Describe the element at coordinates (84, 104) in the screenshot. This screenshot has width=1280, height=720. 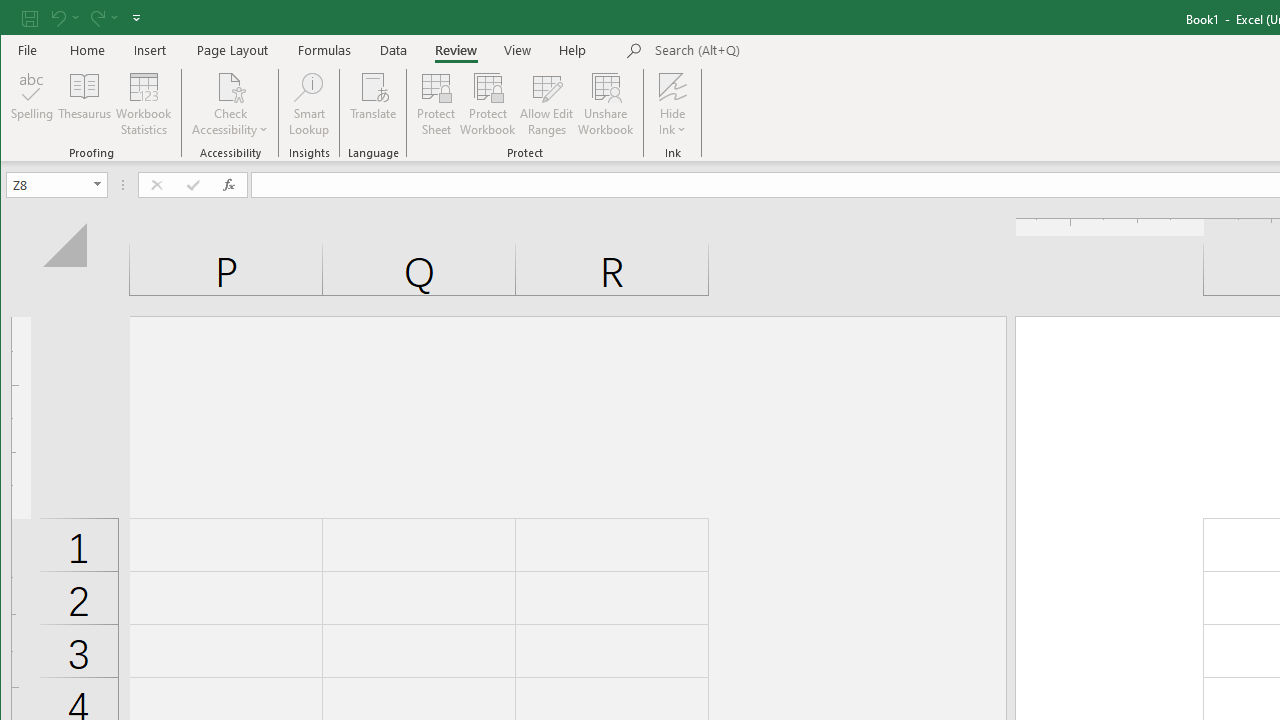
I see `'Thesaurus...'` at that location.